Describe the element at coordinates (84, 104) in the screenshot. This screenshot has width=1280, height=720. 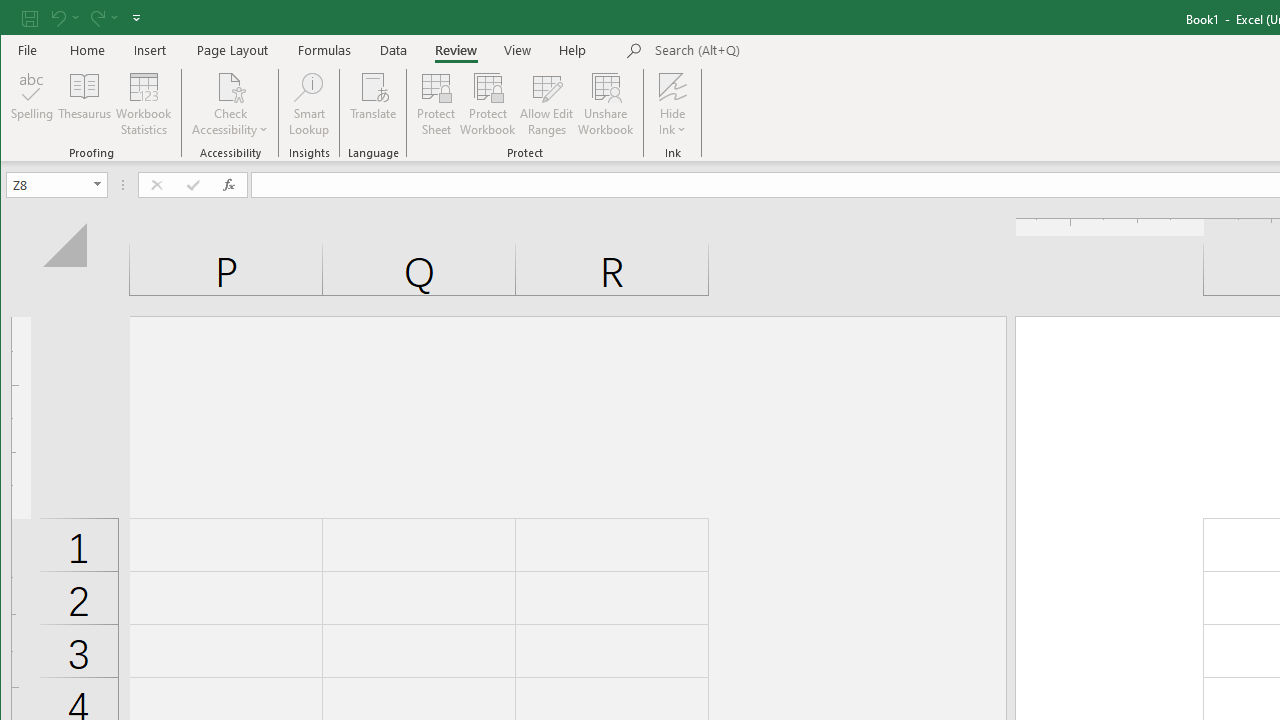
I see `'Thesaurus...'` at that location.